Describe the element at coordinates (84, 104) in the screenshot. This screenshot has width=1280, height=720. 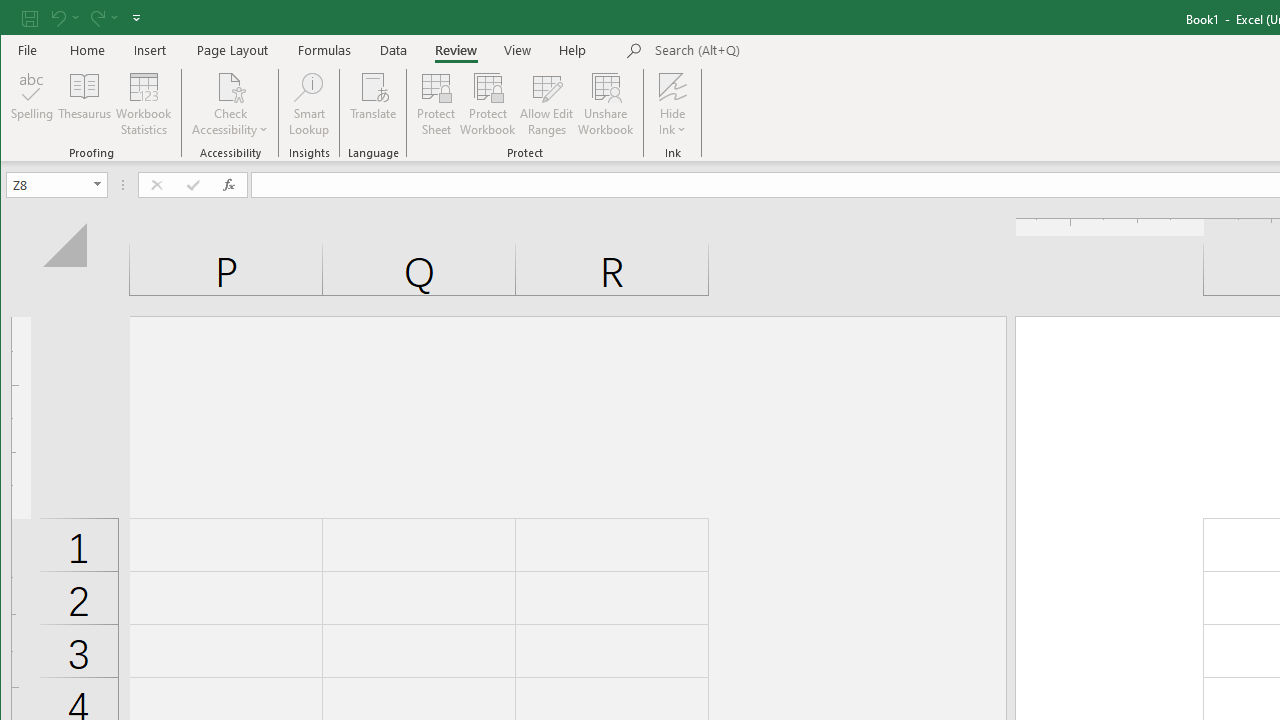
I see `'Thesaurus...'` at that location.